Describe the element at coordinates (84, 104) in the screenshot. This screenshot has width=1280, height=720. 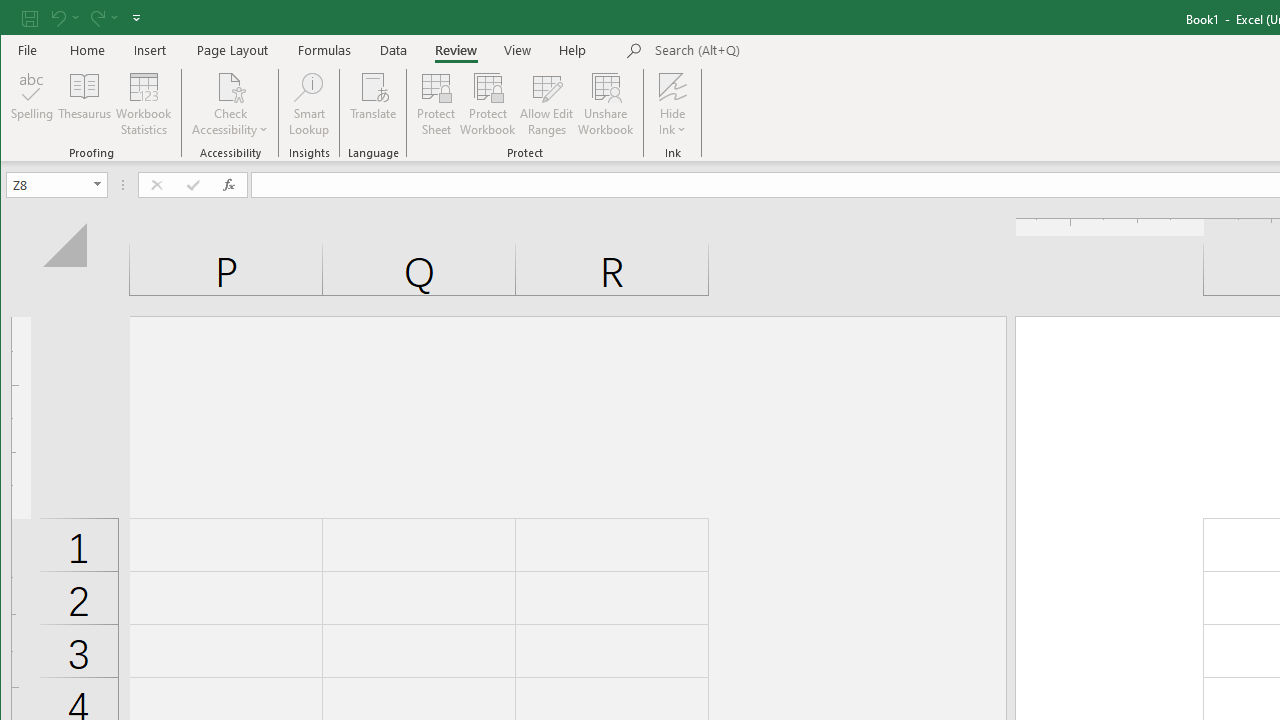
I see `'Thesaurus...'` at that location.